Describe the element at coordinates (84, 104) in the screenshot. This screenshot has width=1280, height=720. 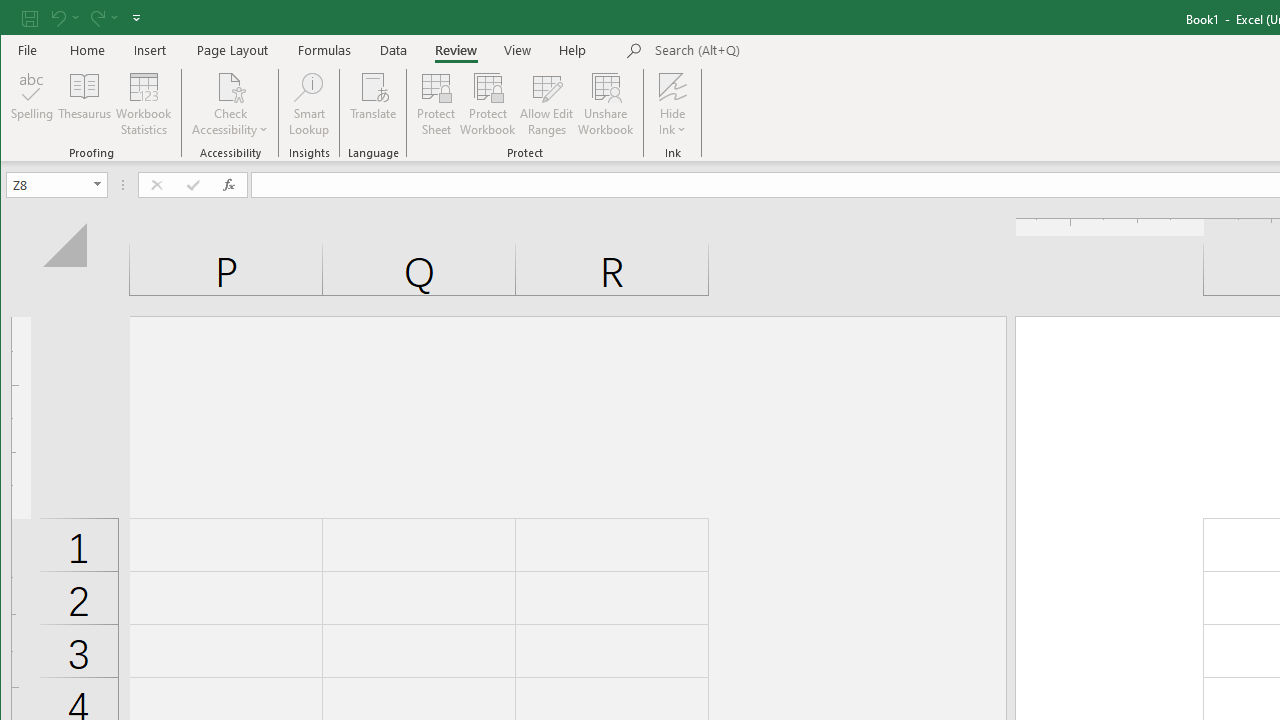
I see `'Thesaurus...'` at that location.